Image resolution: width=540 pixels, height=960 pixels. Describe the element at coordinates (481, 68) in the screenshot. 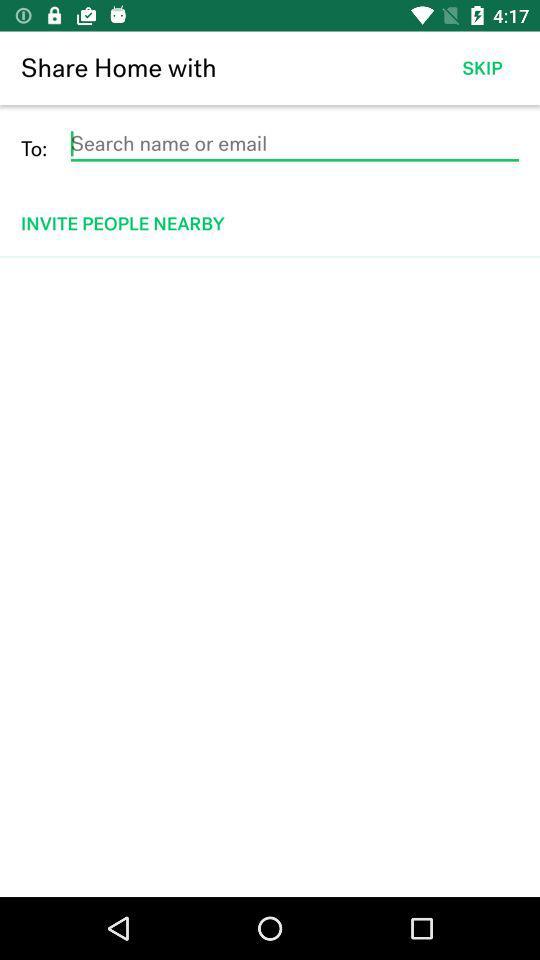

I see `the icon next to share home with item` at that location.